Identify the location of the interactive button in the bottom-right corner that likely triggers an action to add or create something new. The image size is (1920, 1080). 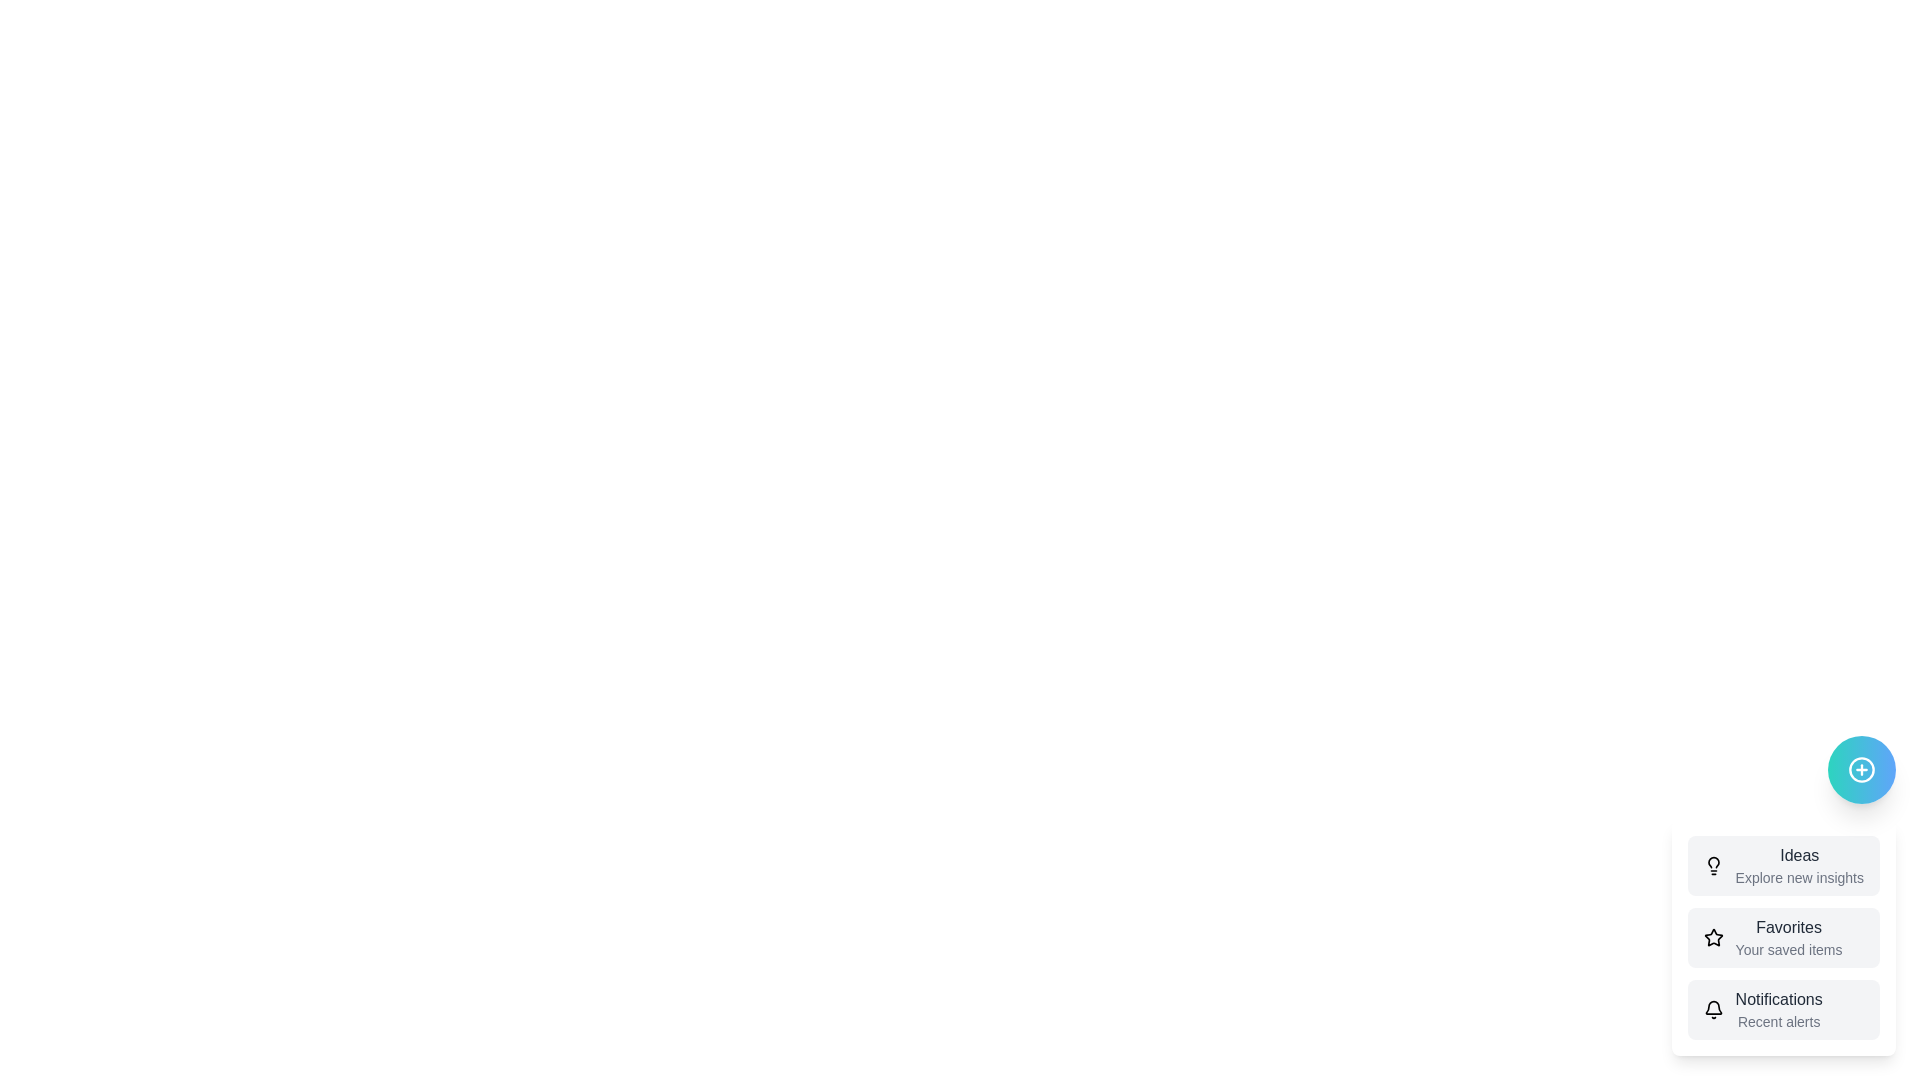
(1861, 769).